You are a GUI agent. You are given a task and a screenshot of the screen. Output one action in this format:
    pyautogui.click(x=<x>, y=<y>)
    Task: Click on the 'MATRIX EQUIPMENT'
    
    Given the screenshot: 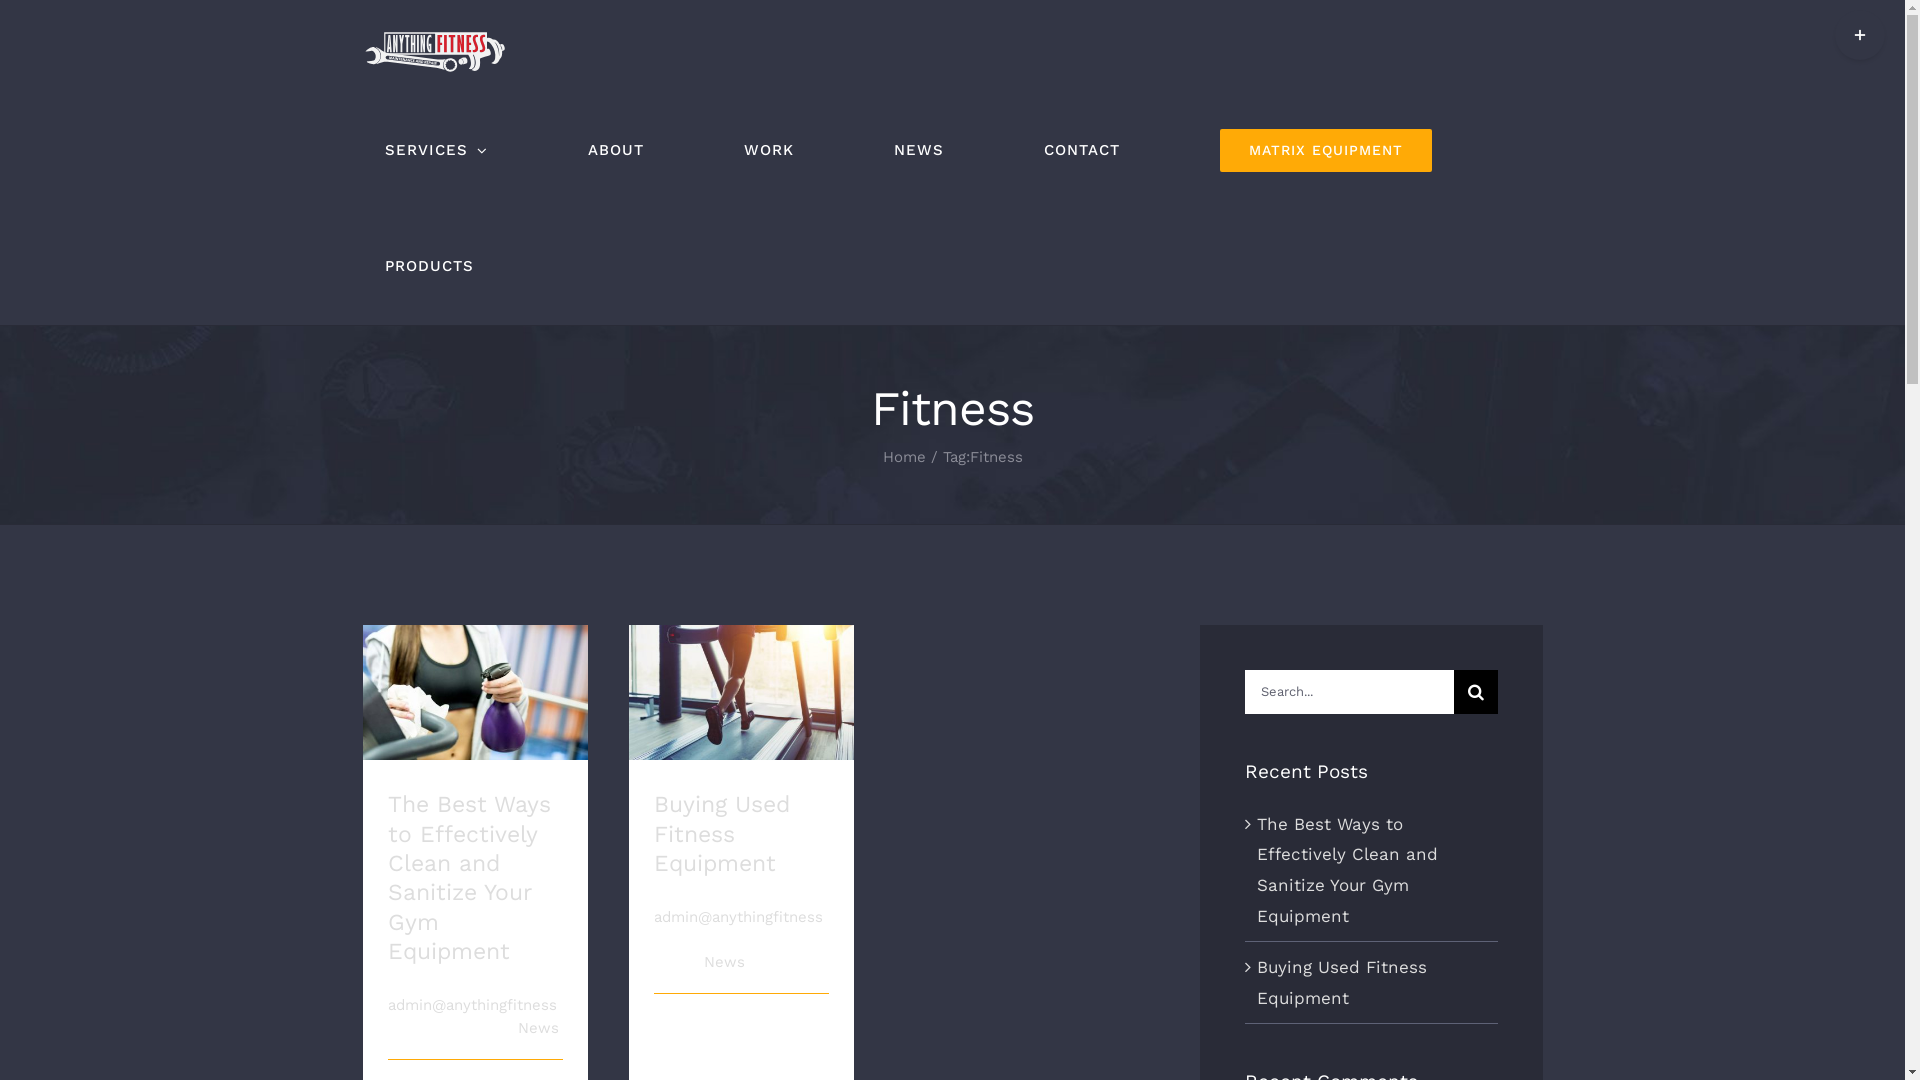 What is the action you would take?
    pyautogui.click(x=1325, y=149)
    